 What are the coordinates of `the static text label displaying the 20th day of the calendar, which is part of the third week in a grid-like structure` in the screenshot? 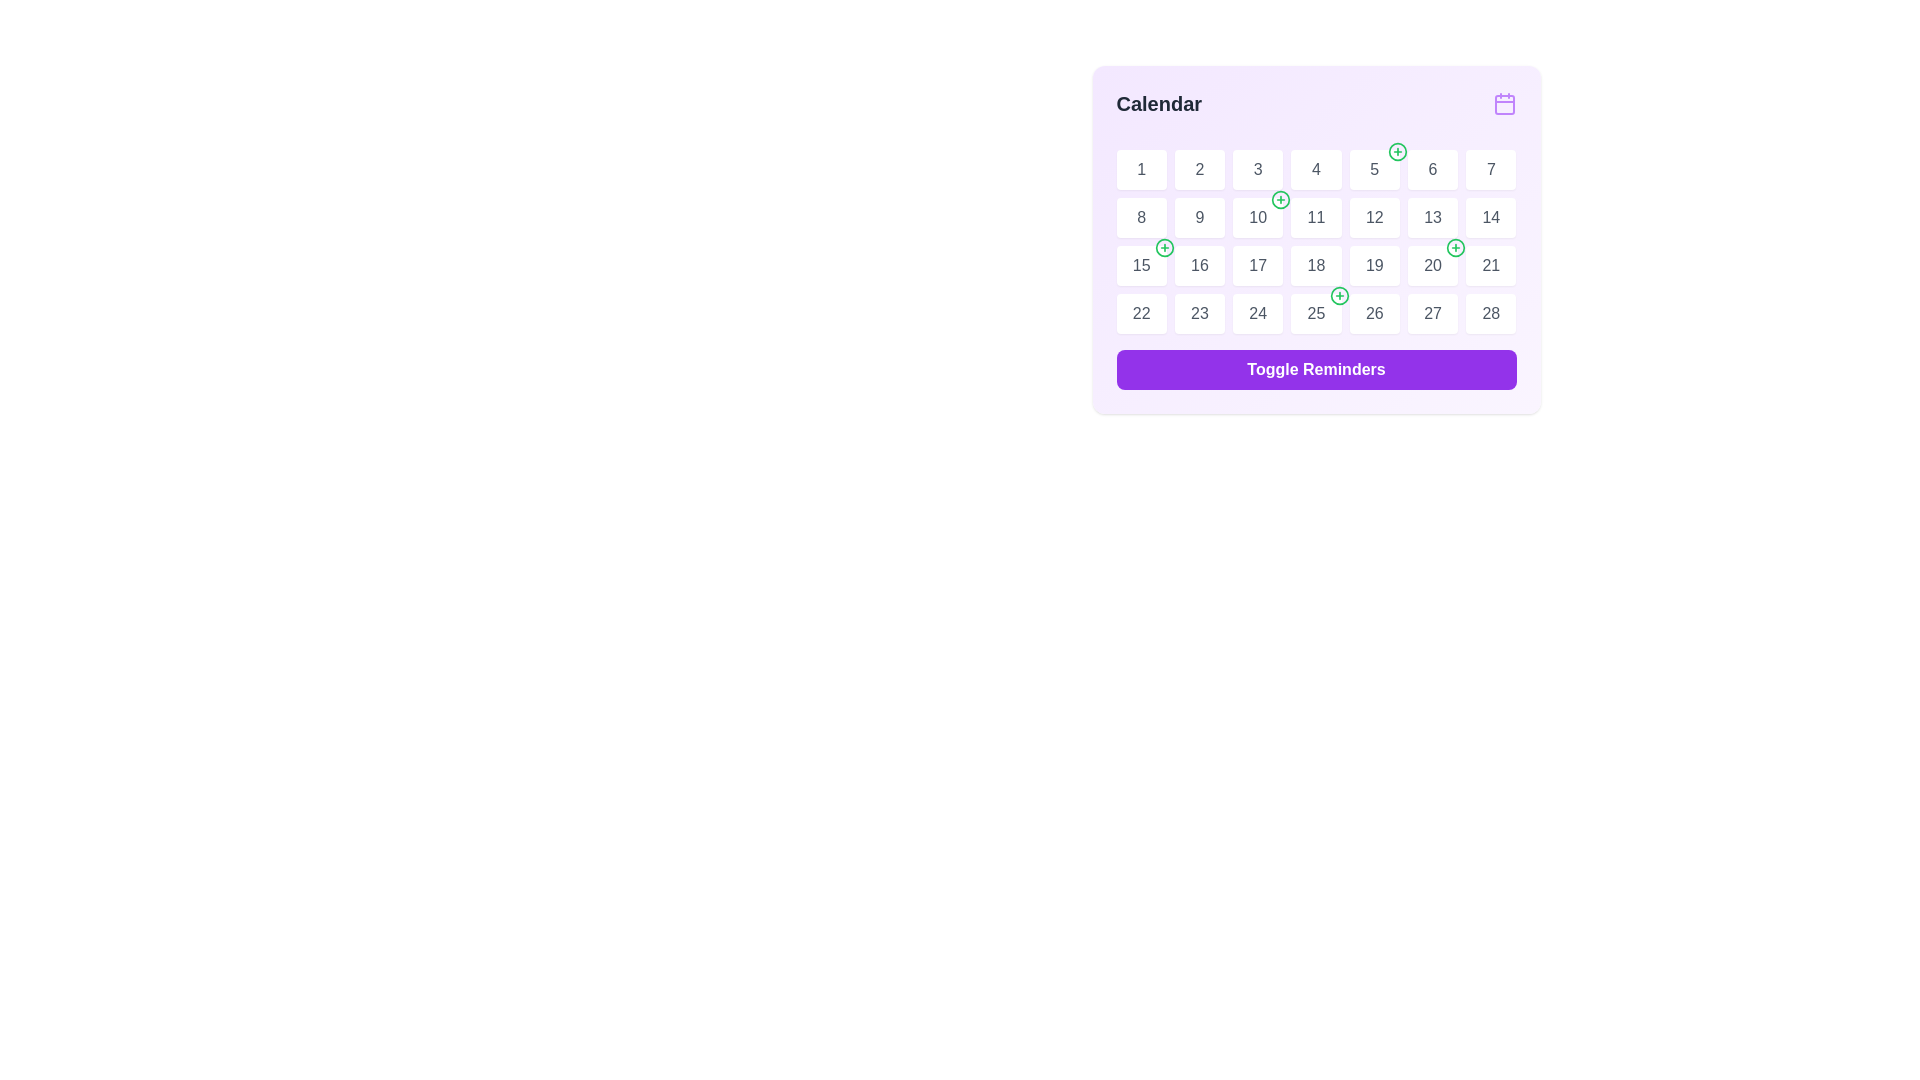 It's located at (1432, 264).